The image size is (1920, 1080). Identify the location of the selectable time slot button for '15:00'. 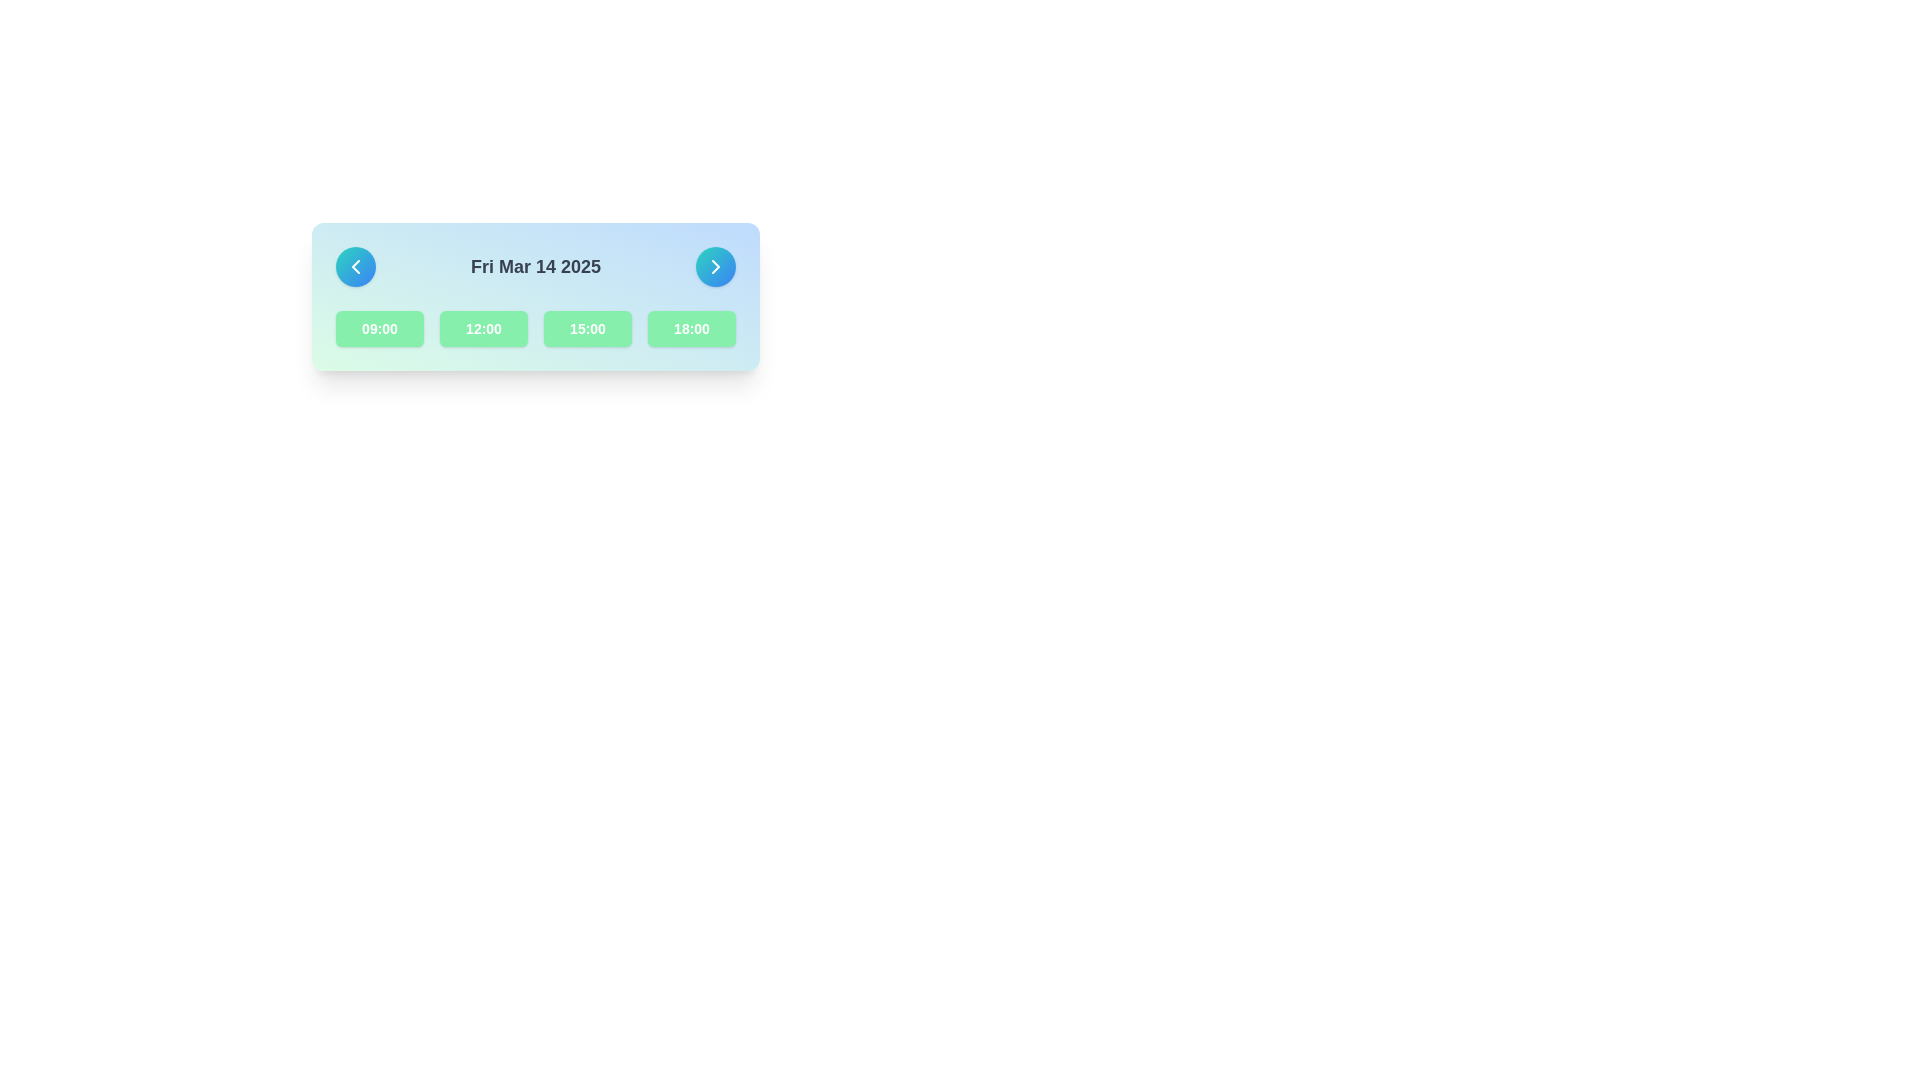
(536, 327).